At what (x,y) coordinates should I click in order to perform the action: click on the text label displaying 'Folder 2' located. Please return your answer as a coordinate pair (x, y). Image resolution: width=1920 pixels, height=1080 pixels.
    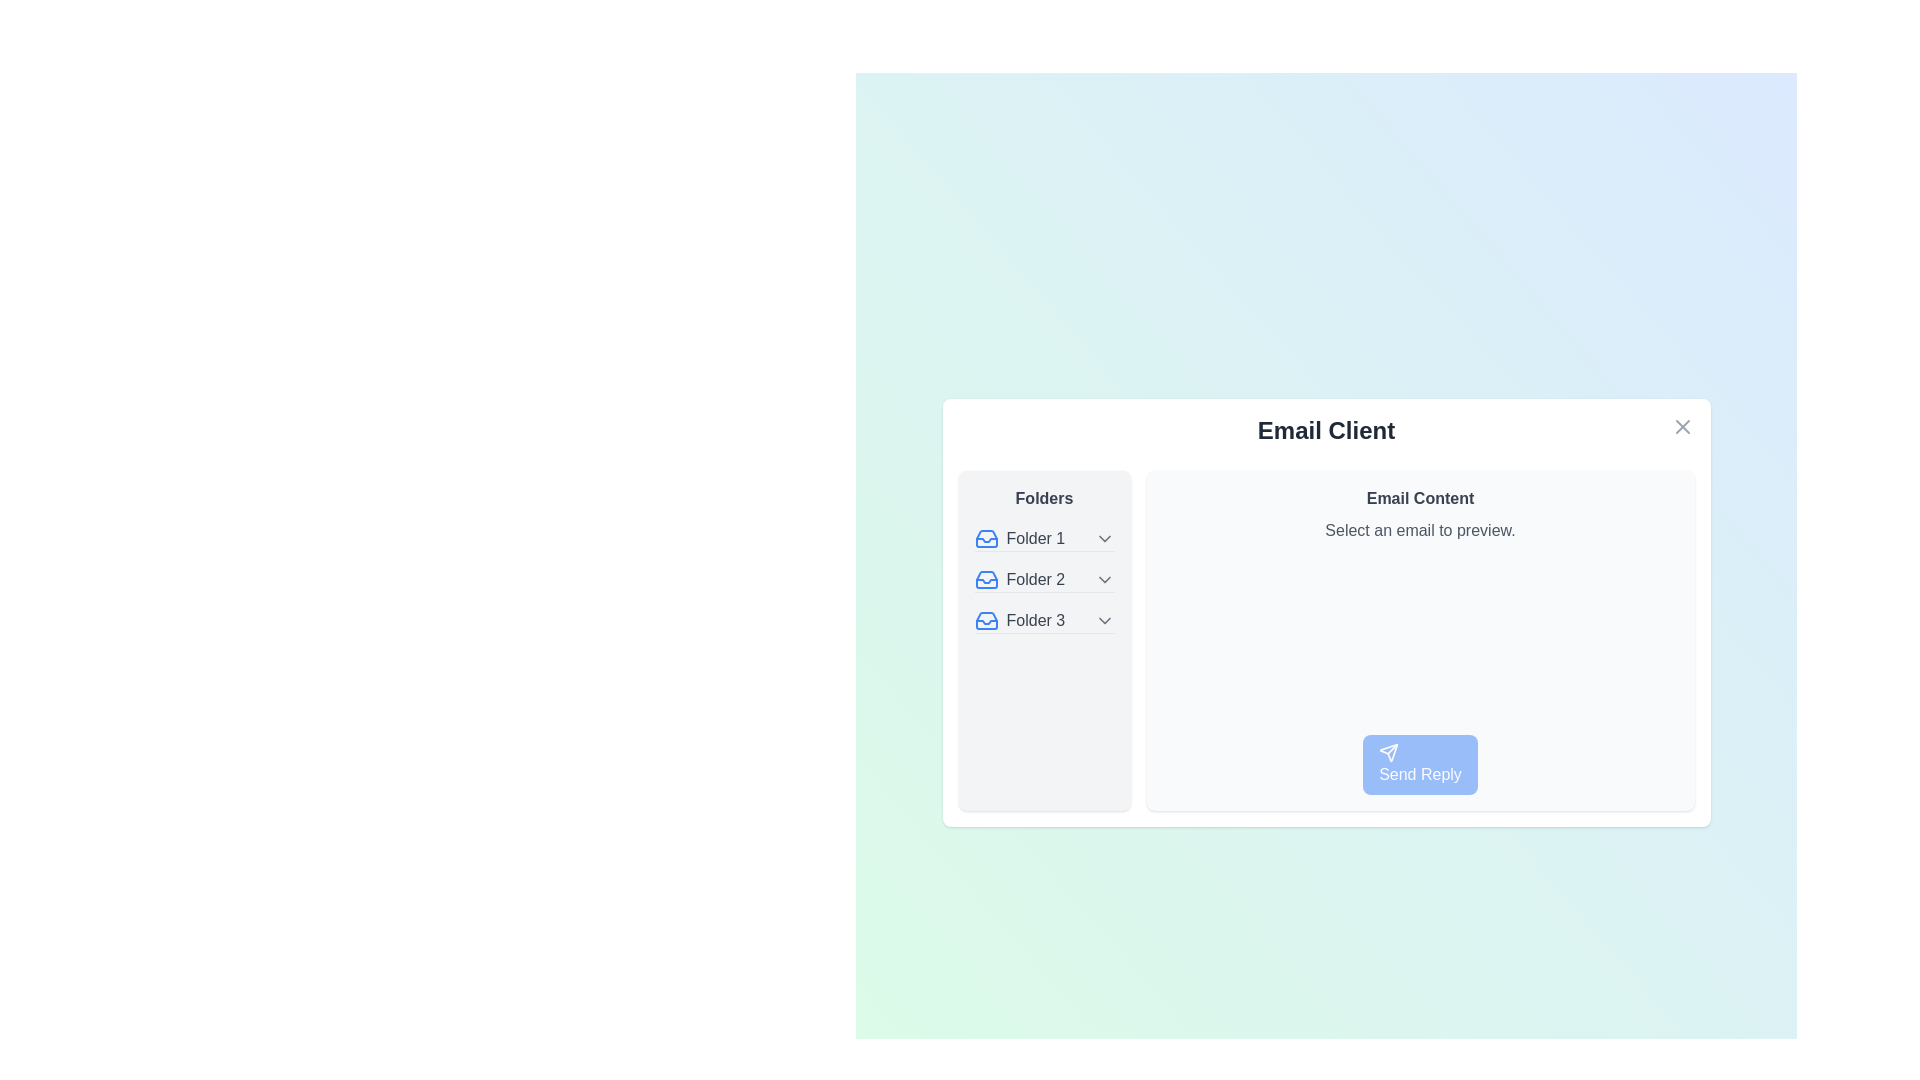
    Looking at the image, I should click on (1035, 579).